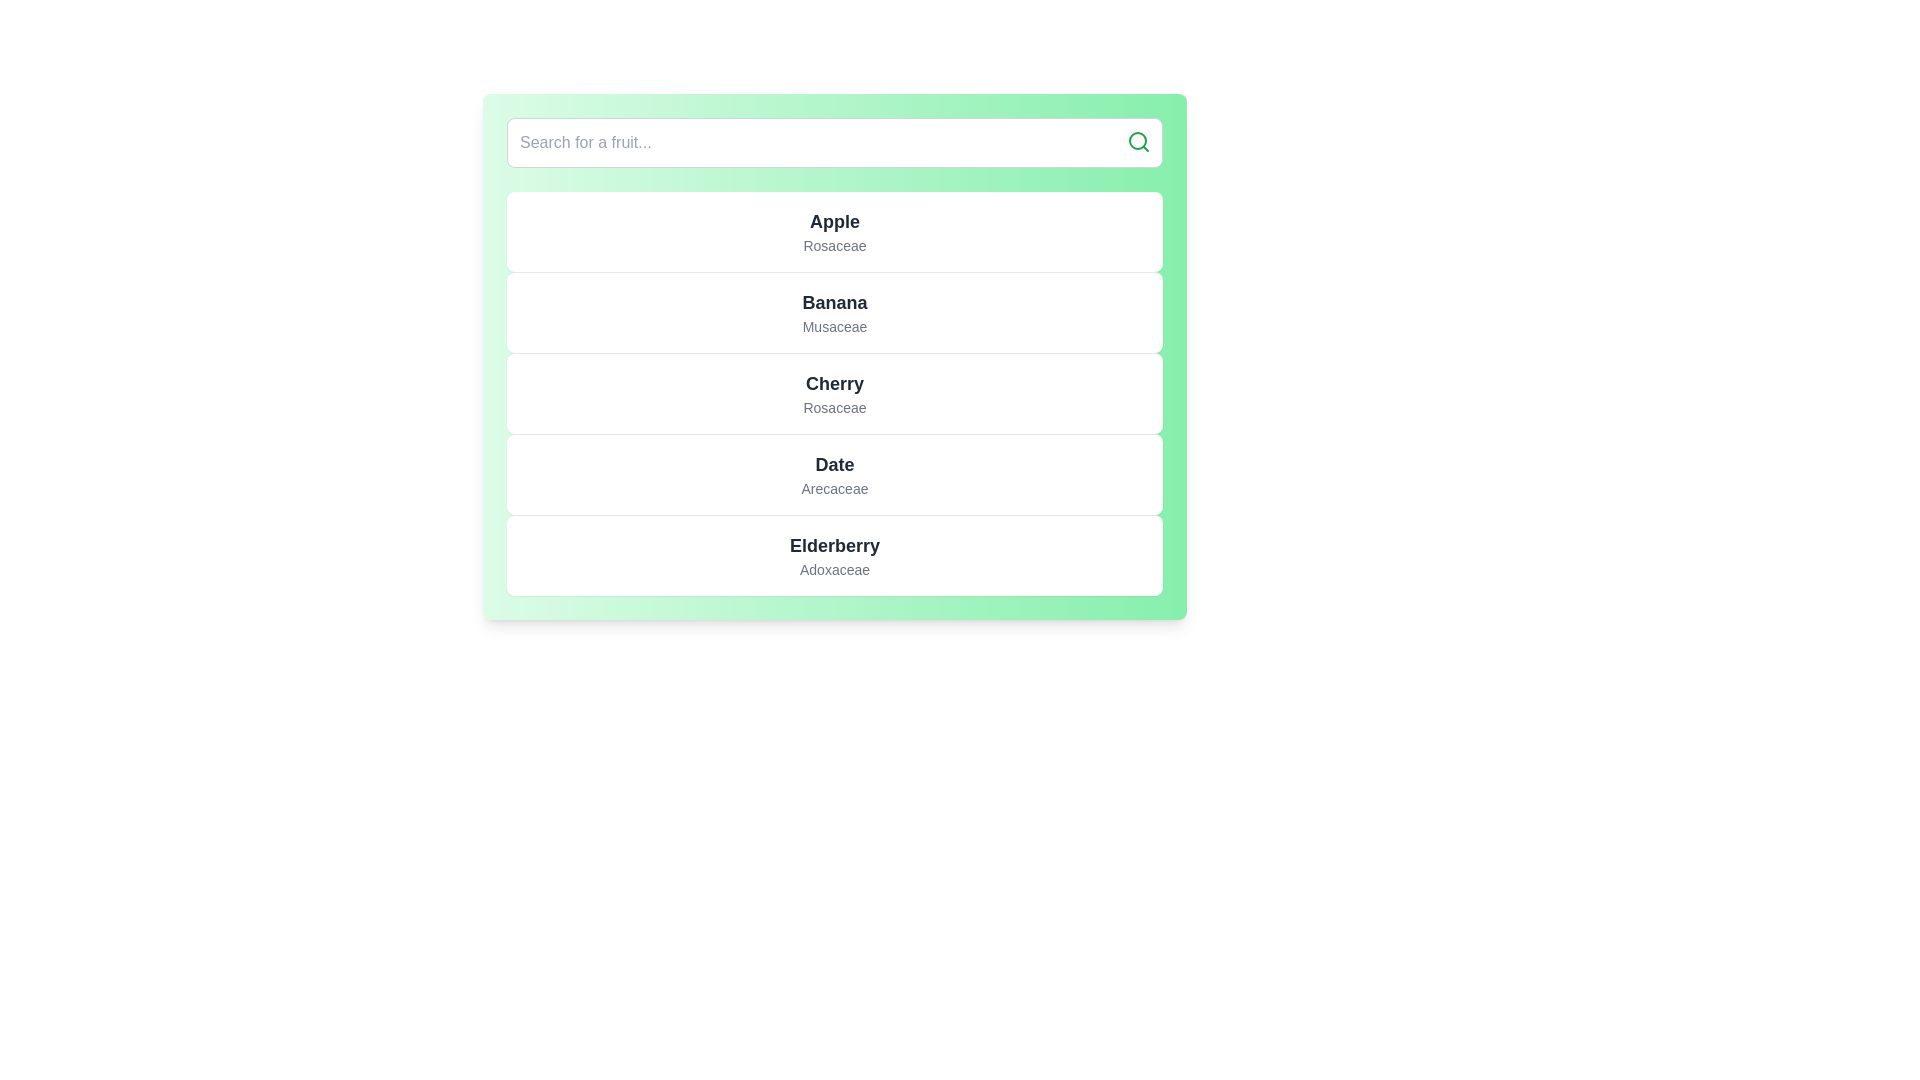 This screenshot has height=1080, width=1920. What do you see at coordinates (835, 230) in the screenshot?
I see `the informational card displaying 'Apple' and 'Rosaceae', which is the first item in the list of cards below the search bar` at bounding box center [835, 230].